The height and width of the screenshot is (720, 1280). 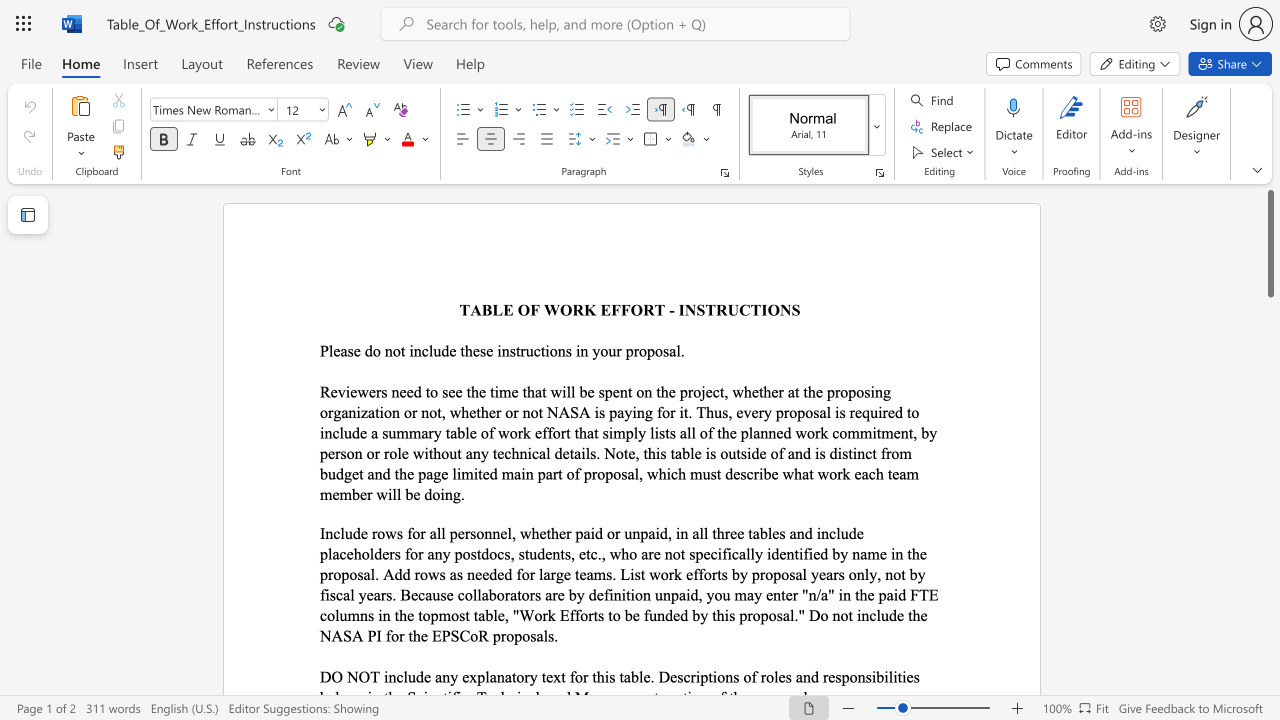 What do you see at coordinates (1269, 380) in the screenshot?
I see `the page's right scrollbar for downward movement` at bounding box center [1269, 380].